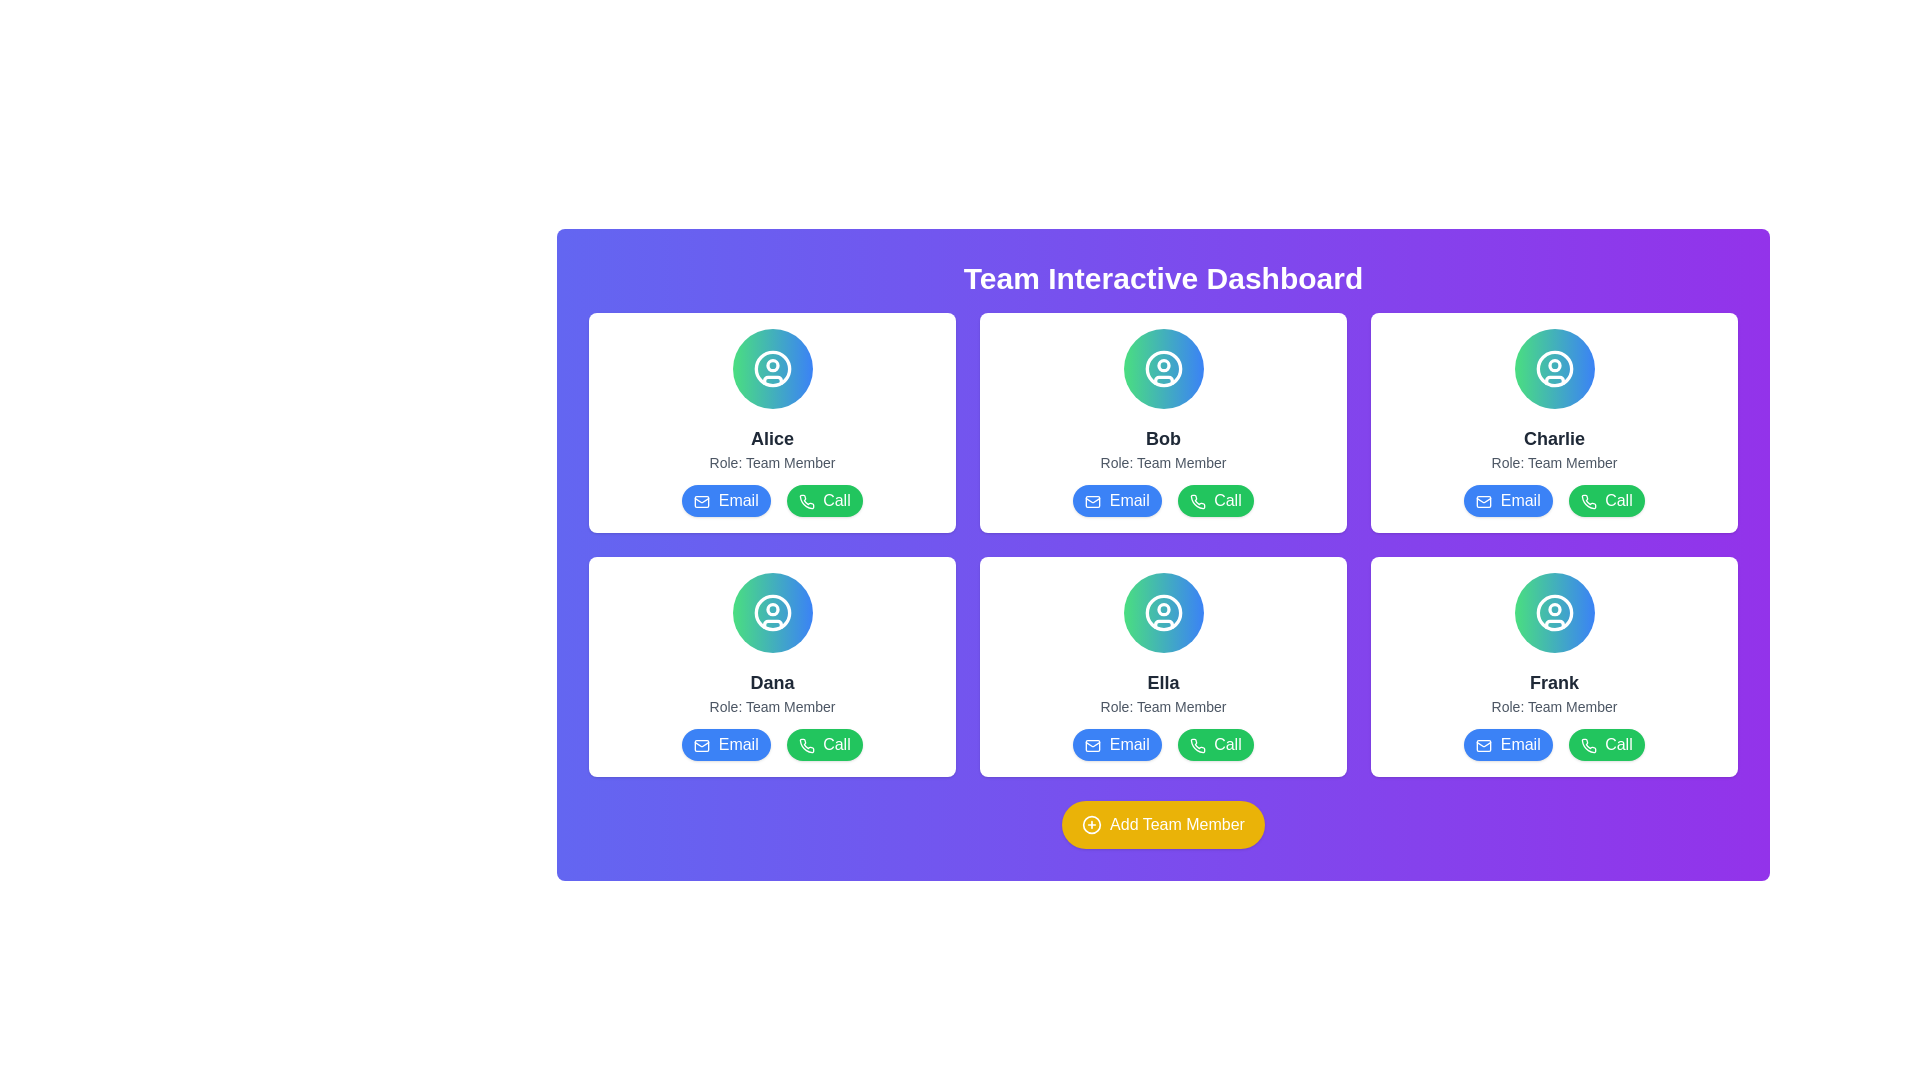 The height and width of the screenshot is (1080, 1920). Describe the element at coordinates (1553, 500) in the screenshot. I see `the 'Call' button in the segmented button group located within the card displaying information about 'Charlie.' The button has a green background and is positioned at the bottom of the card` at that location.